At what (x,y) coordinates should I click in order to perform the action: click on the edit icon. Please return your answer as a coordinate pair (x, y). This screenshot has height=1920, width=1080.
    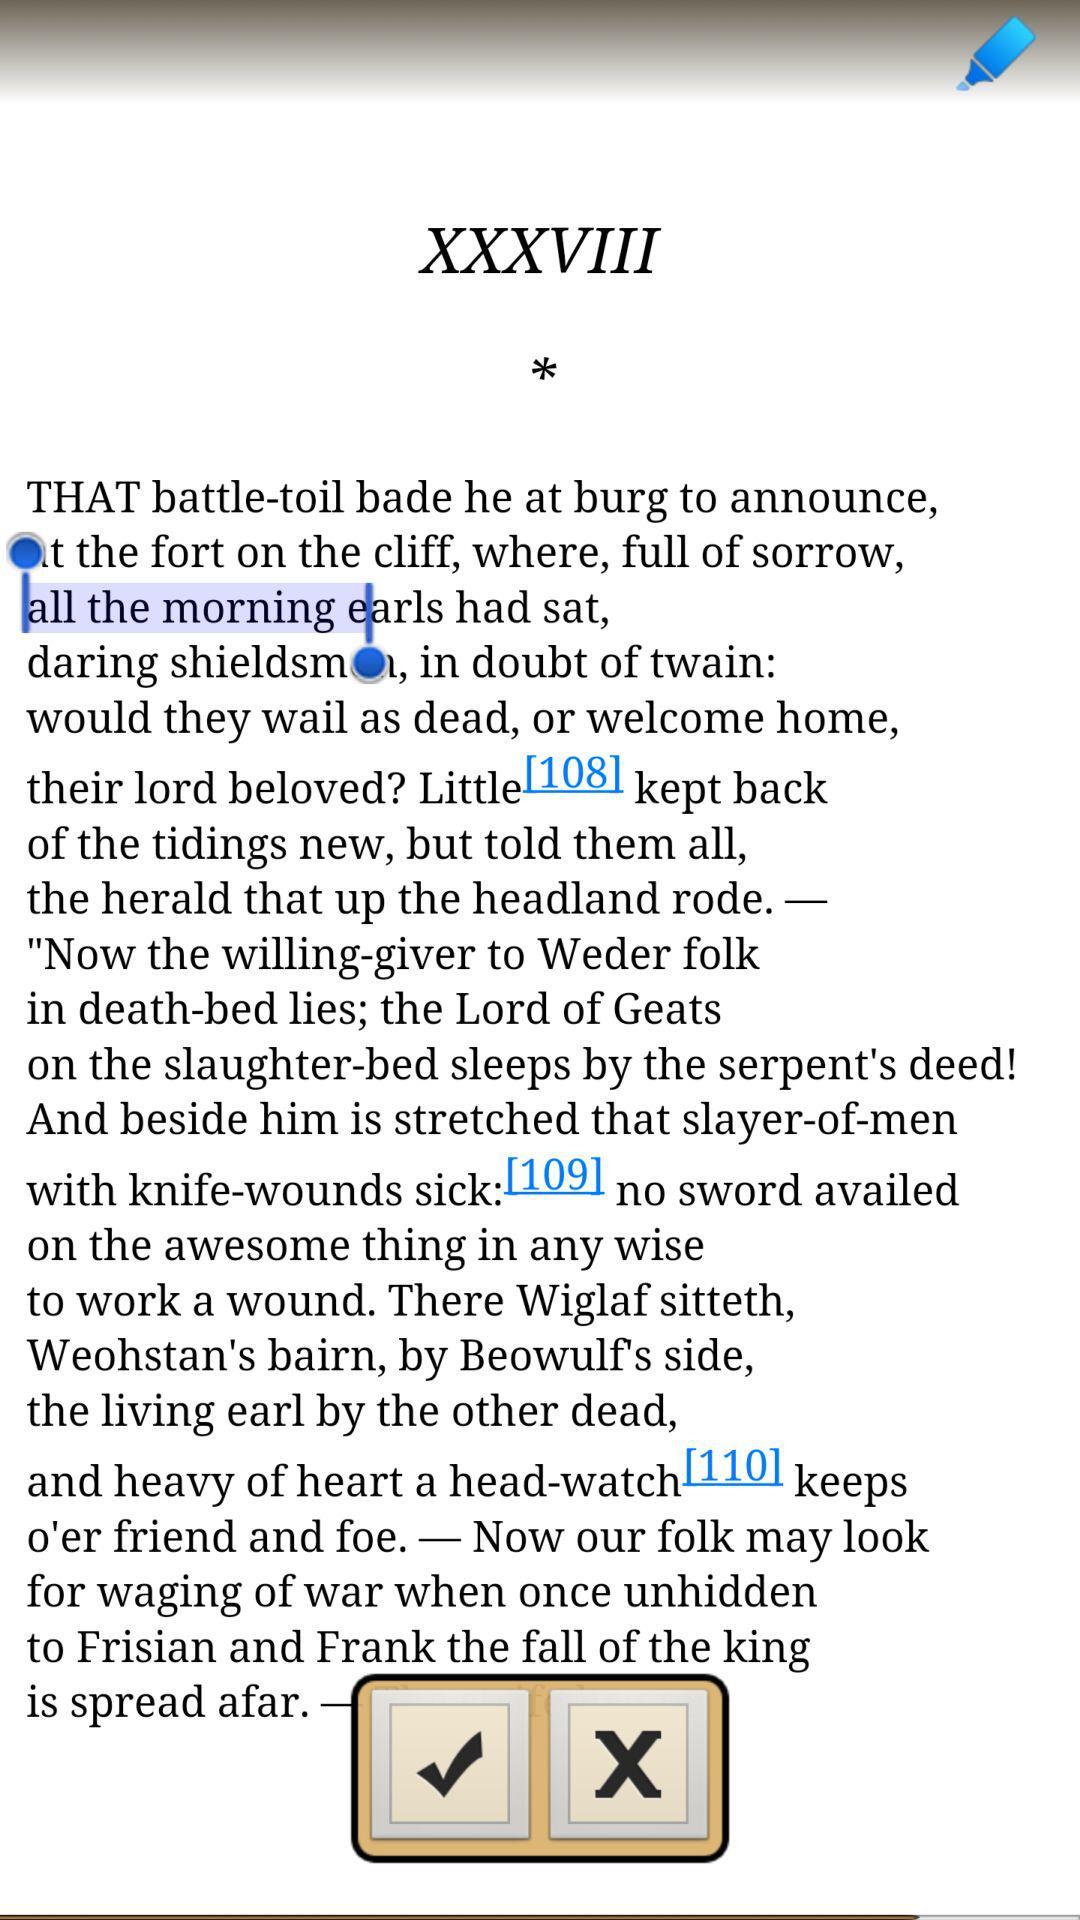
    Looking at the image, I should click on (994, 52).